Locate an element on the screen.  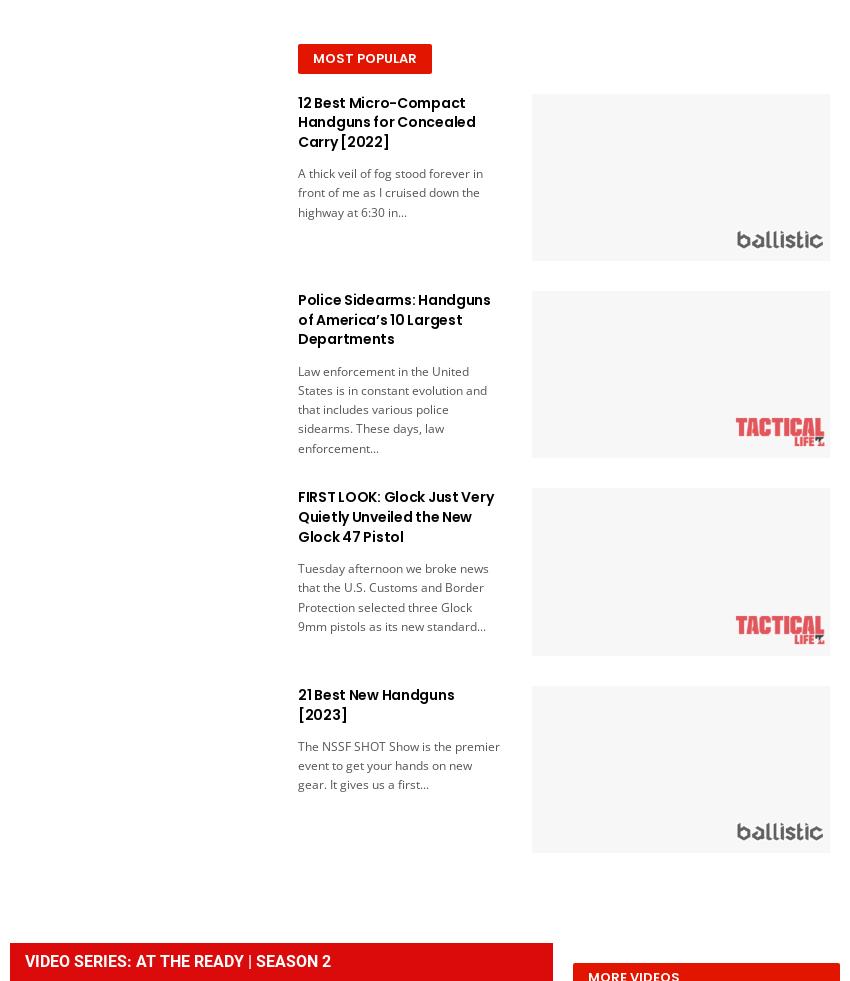
'The NSSF SHOT Show is the premier event to get your hands on new gear. It gives us a first...' is located at coordinates (397, 765).